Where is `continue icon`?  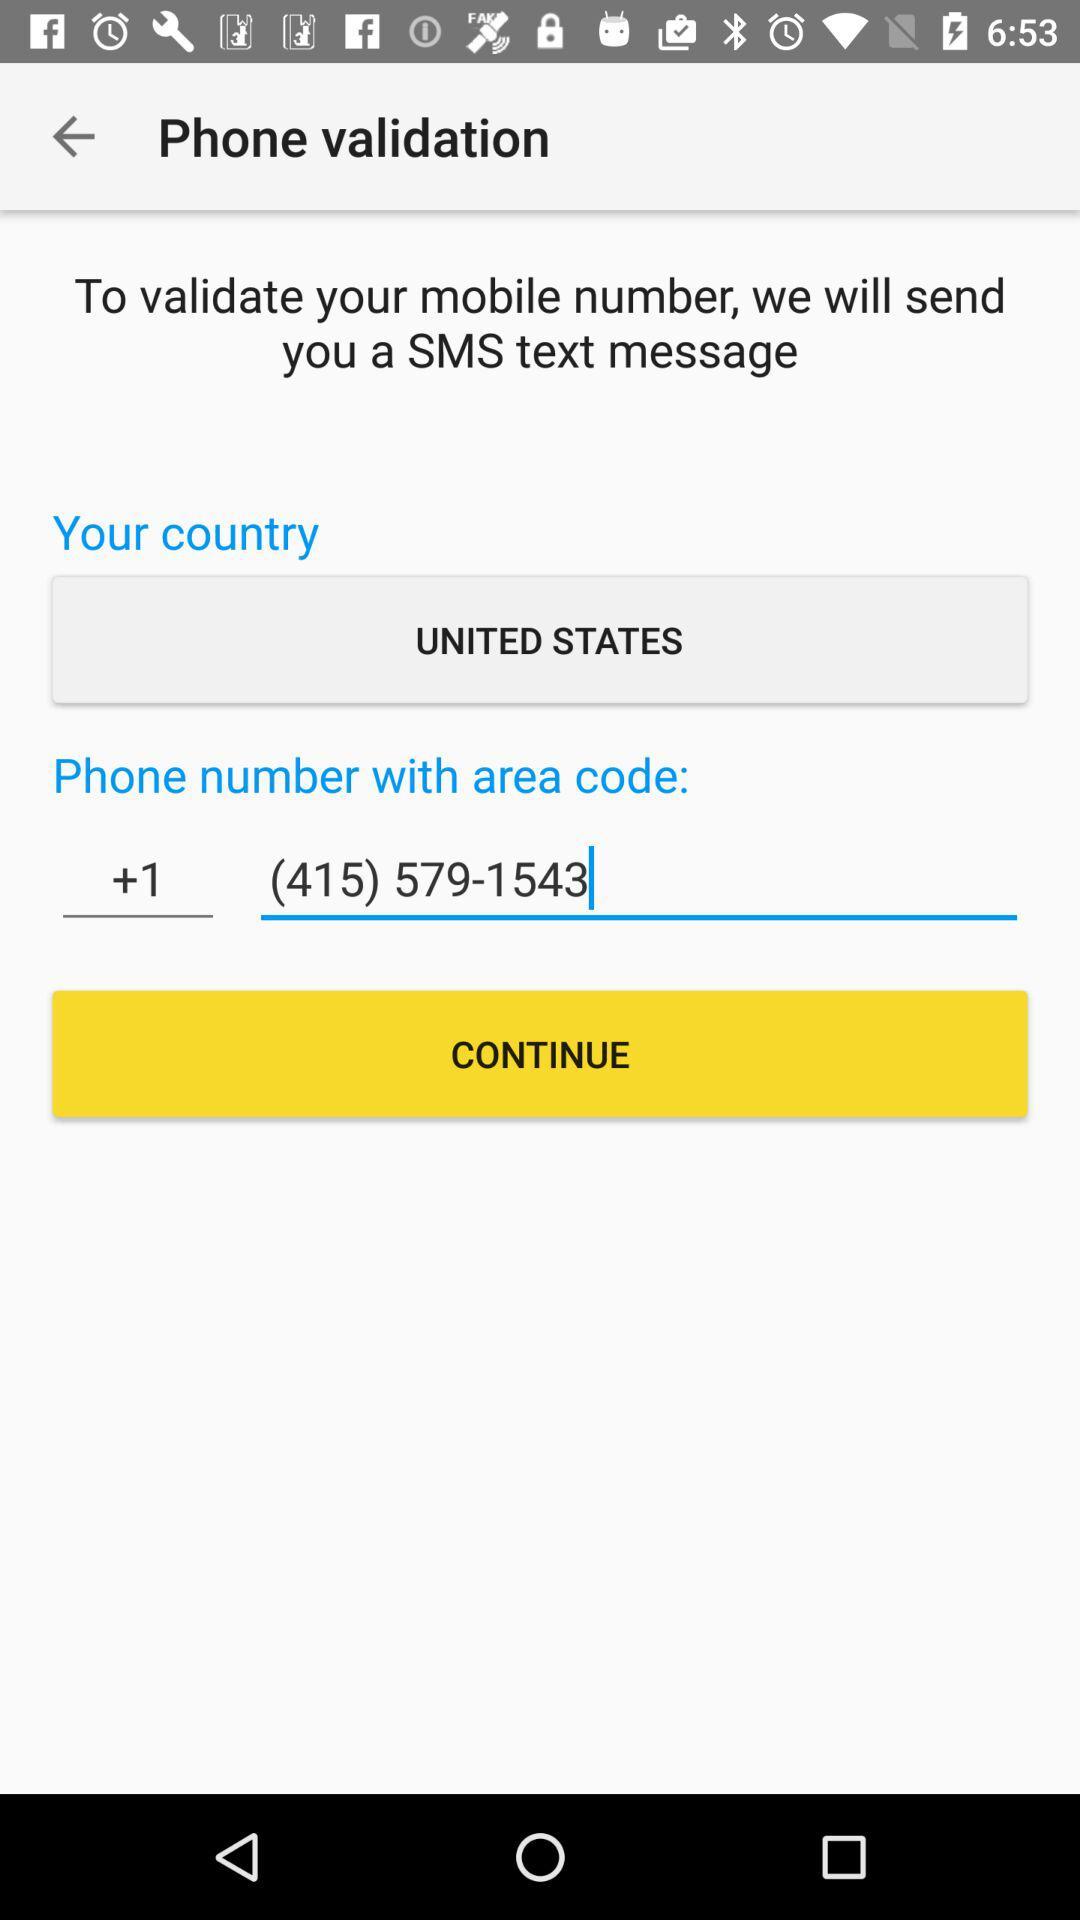 continue icon is located at coordinates (540, 1052).